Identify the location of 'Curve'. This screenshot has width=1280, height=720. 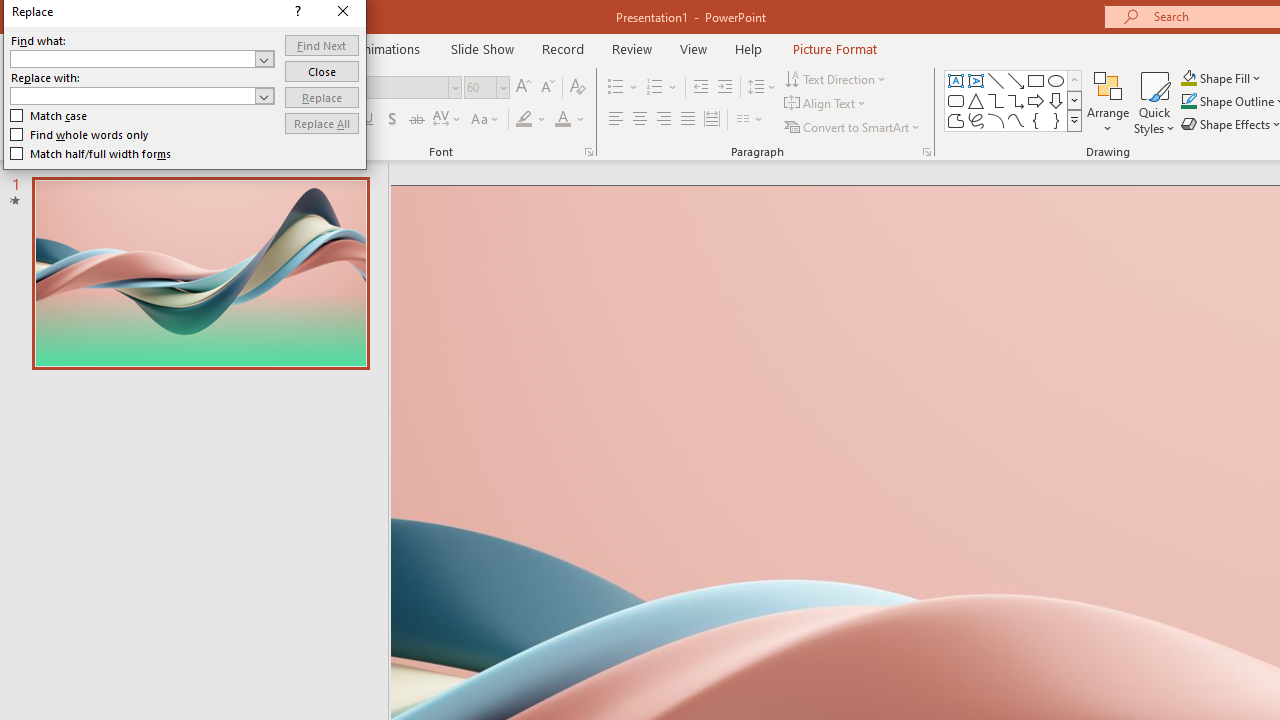
(1016, 120).